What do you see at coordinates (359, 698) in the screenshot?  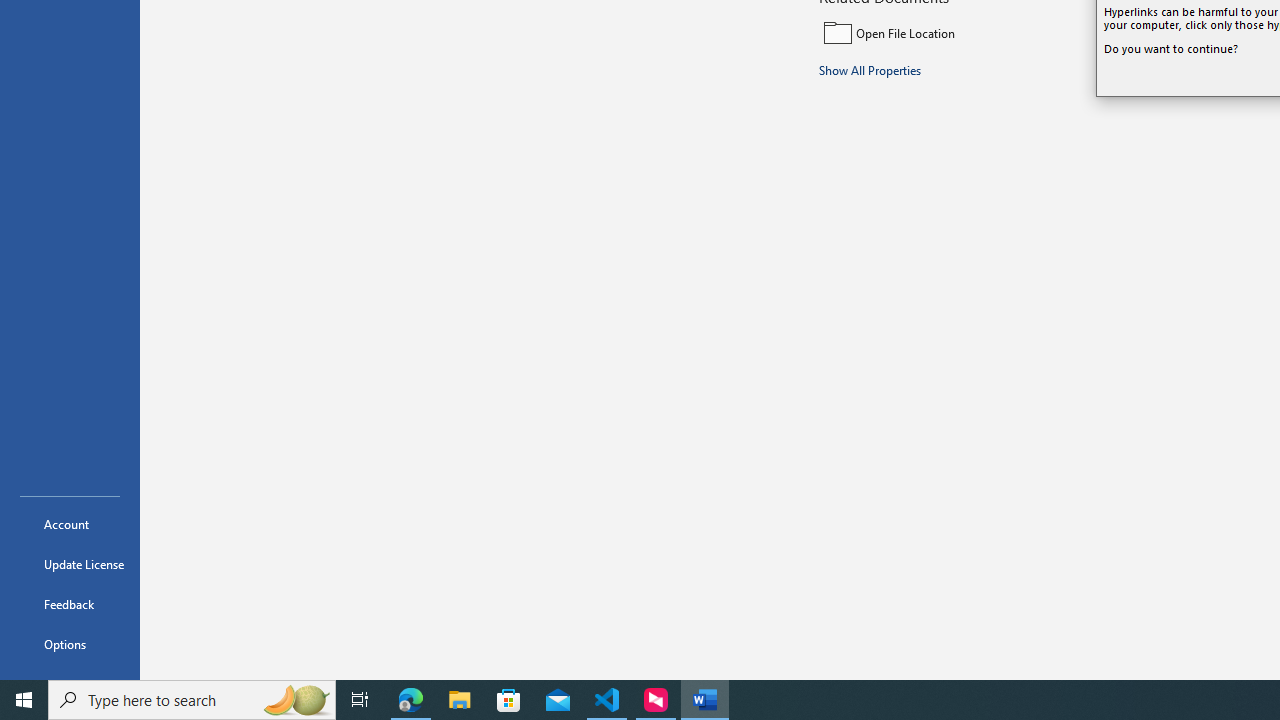 I see `'Task View'` at bounding box center [359, 698].